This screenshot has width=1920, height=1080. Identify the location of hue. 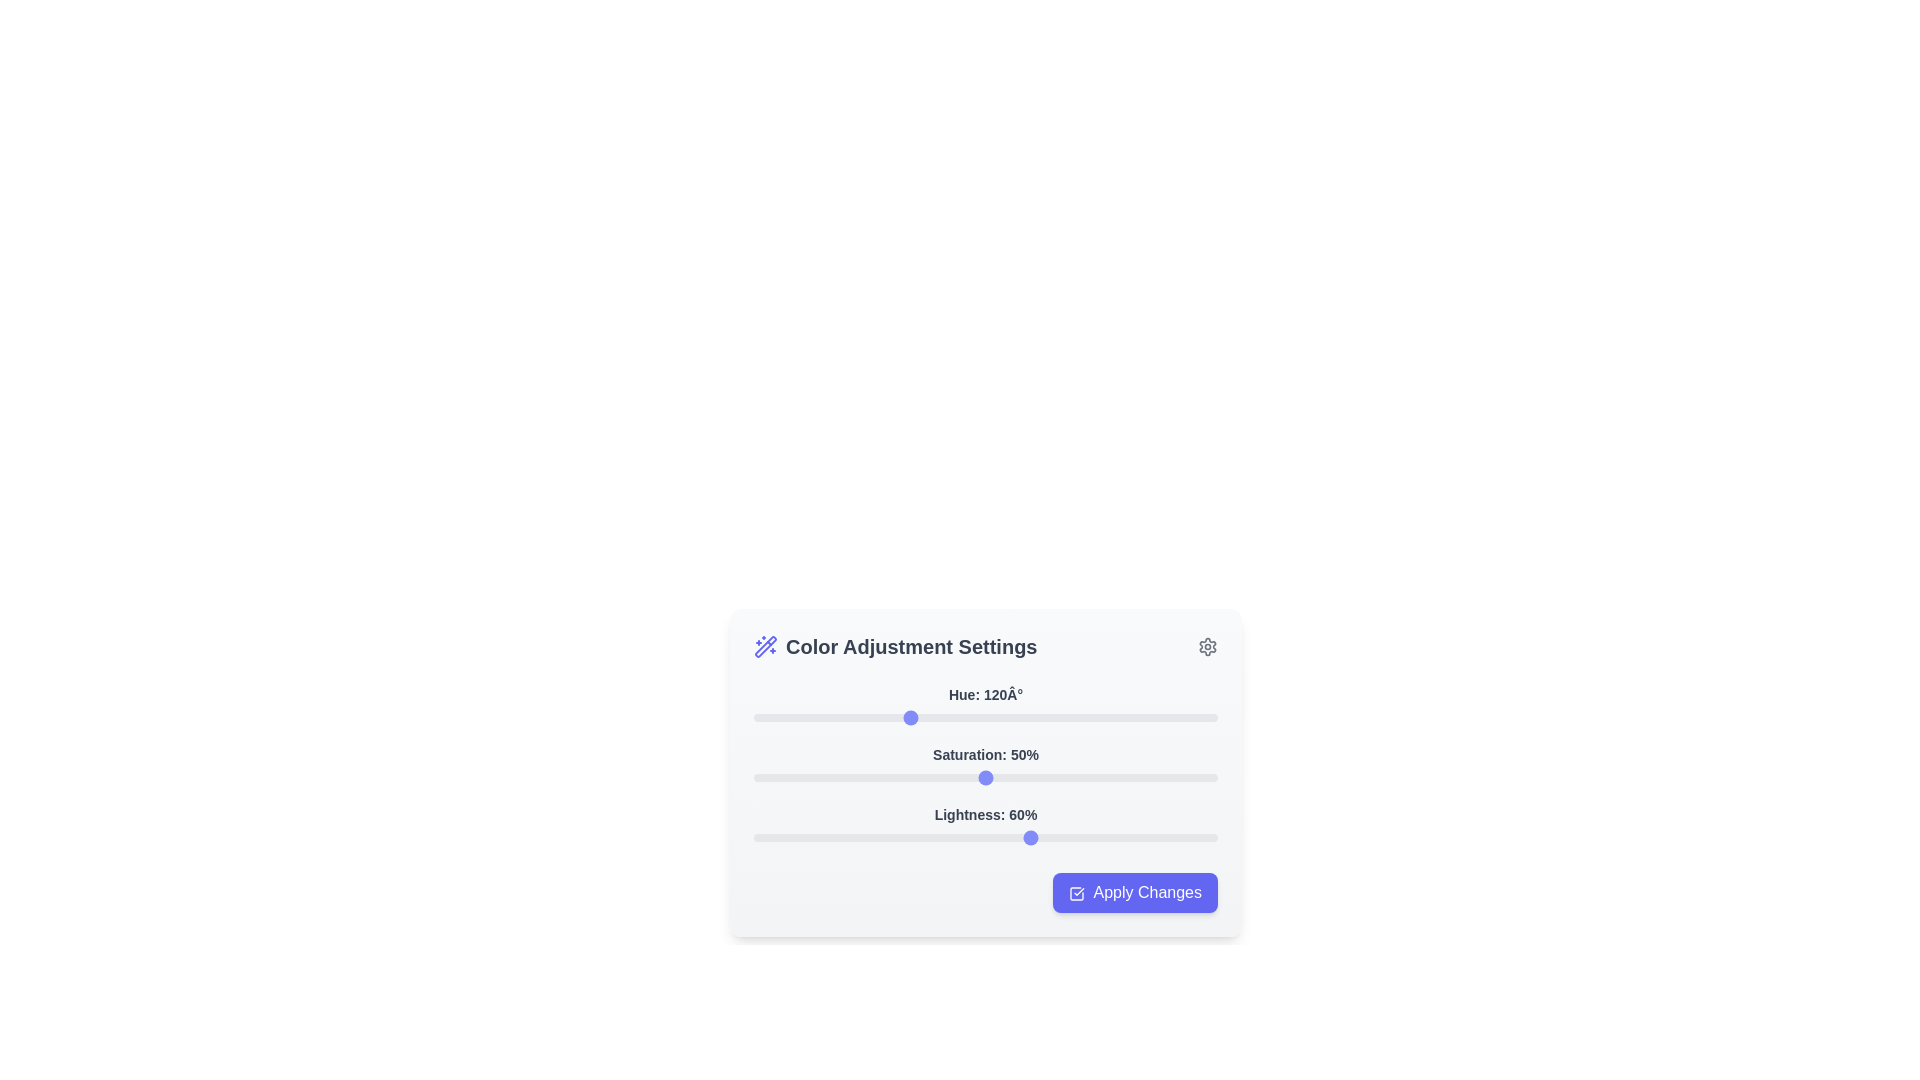
(791, 716).